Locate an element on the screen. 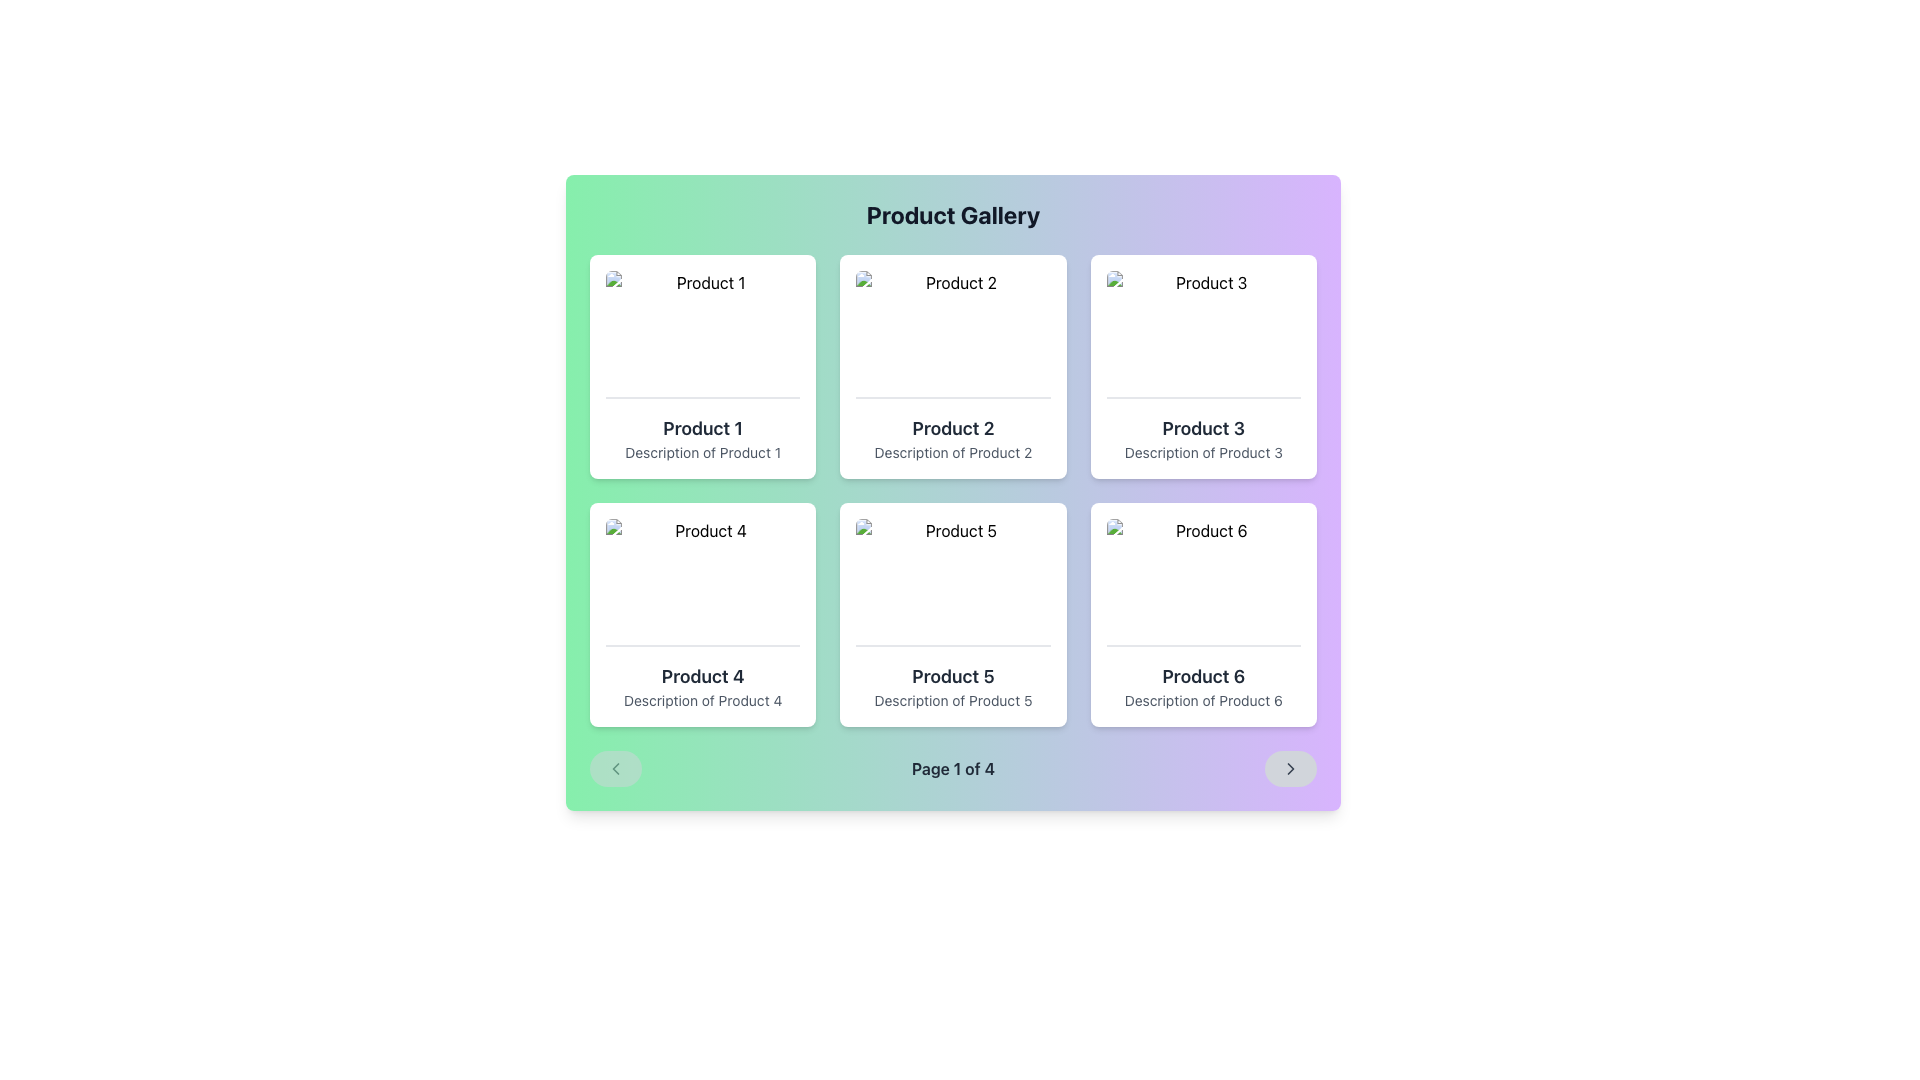 The image size is (1920, 1080). the image displaying 'Product 2' is located at coordinates (952, 334).